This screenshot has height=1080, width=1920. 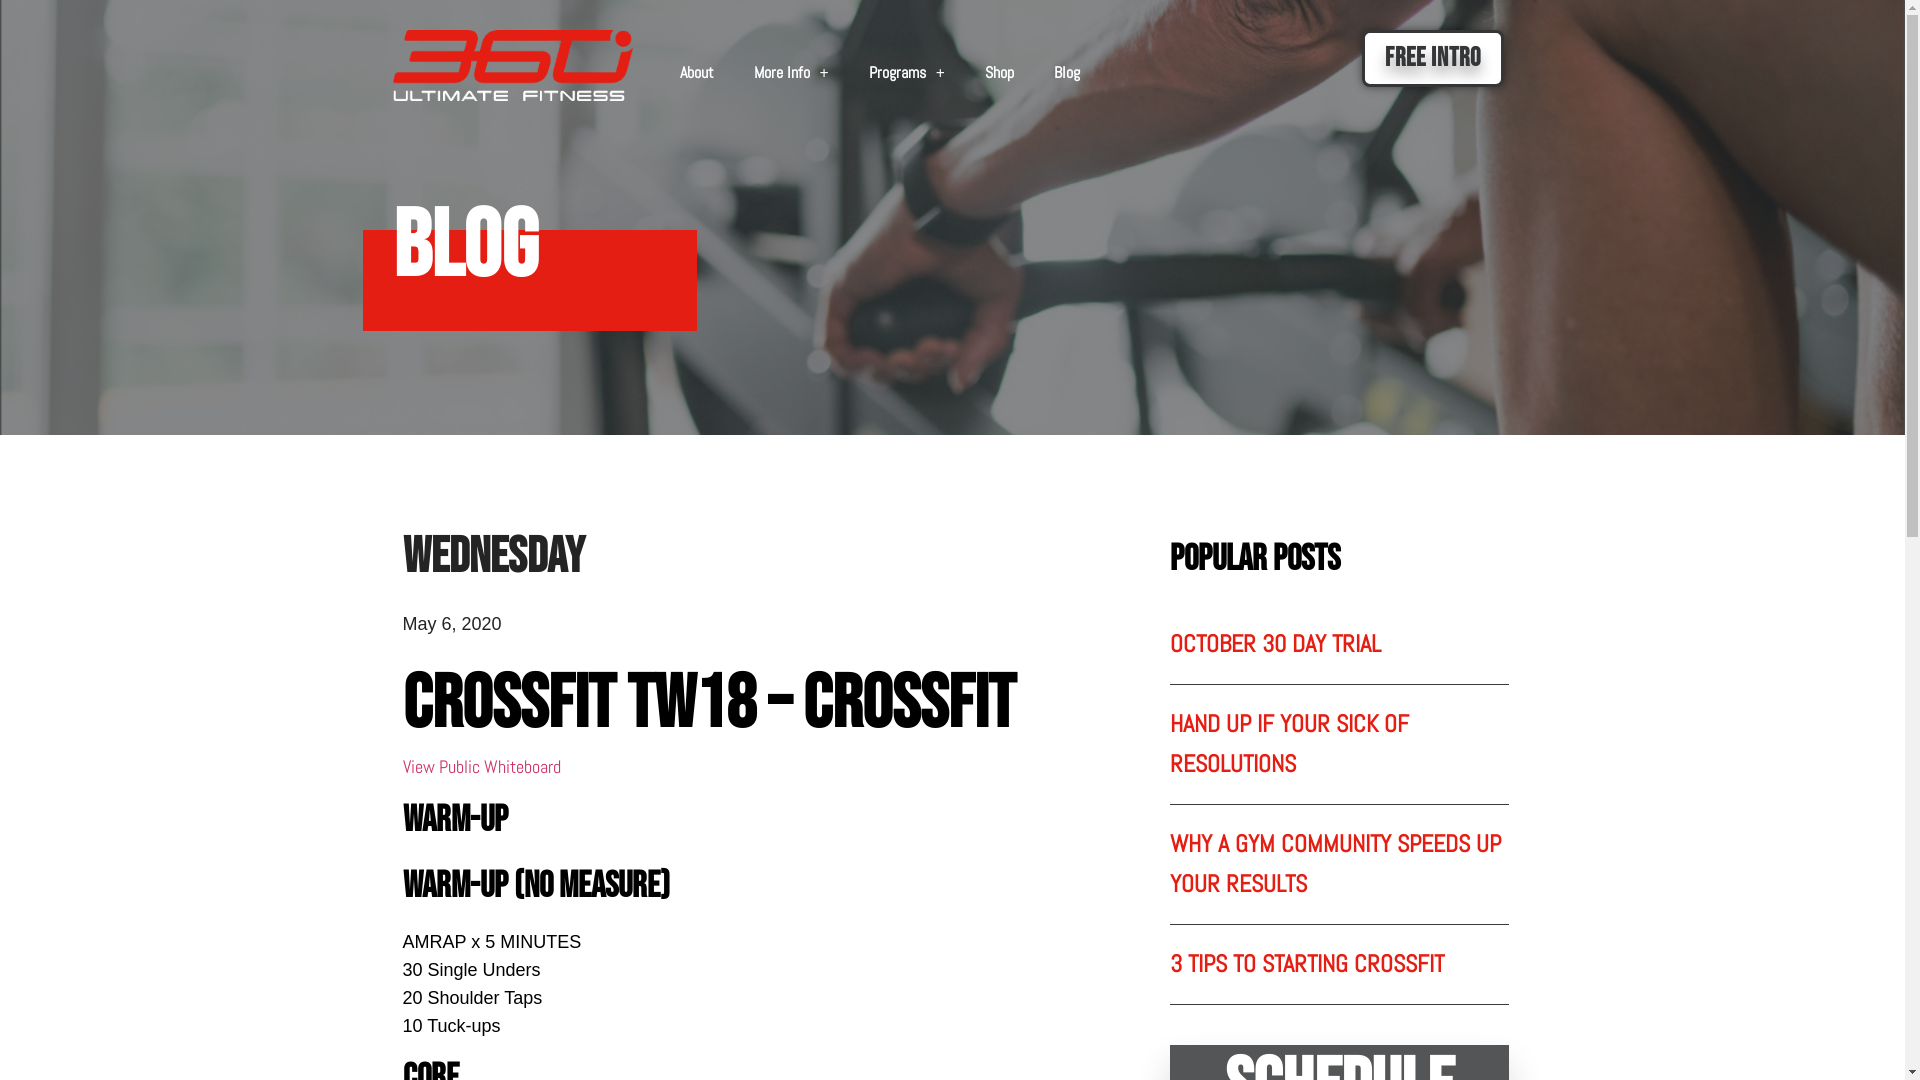 I want to click on 'View Public Whiteboard', so click(x=480, y=765).